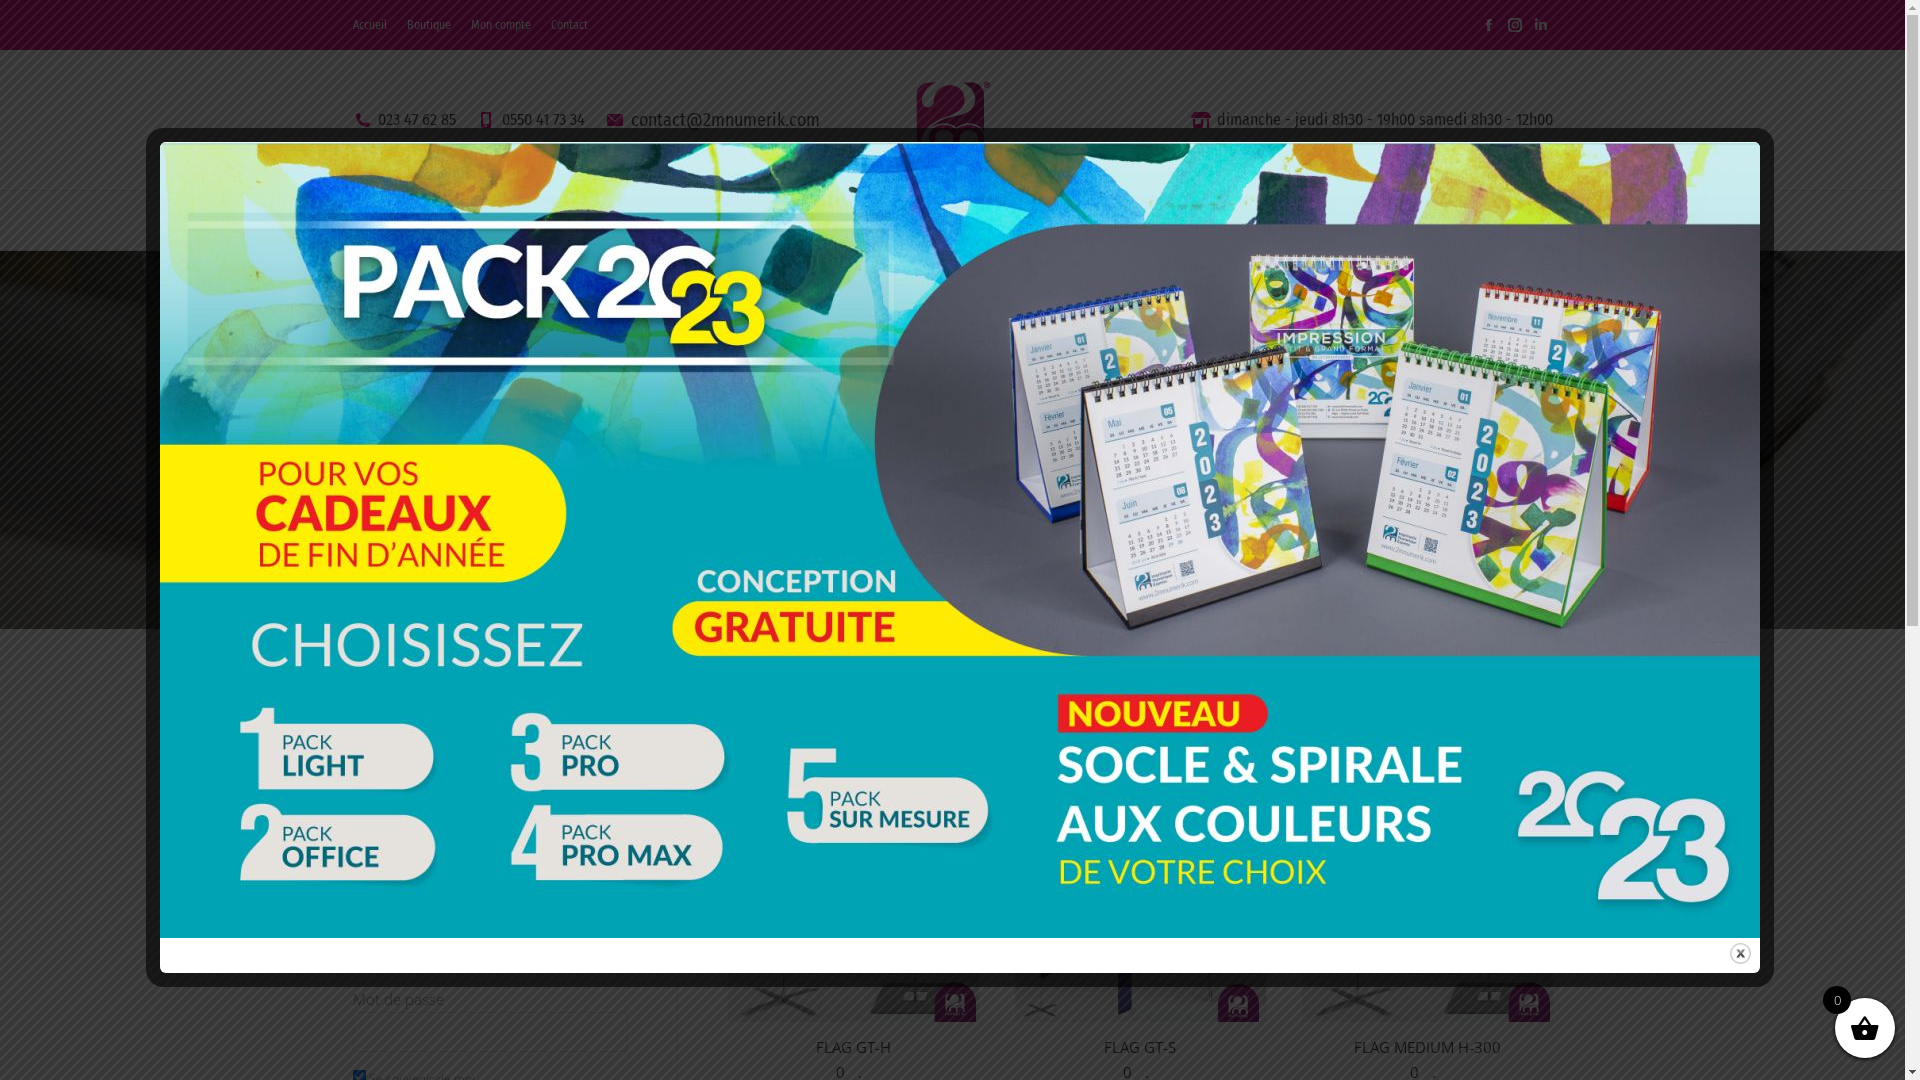  What do you see at coordinates (499, 24) in the screenshot?
I see `'Mon compte'` at bounding box center [499, 24].